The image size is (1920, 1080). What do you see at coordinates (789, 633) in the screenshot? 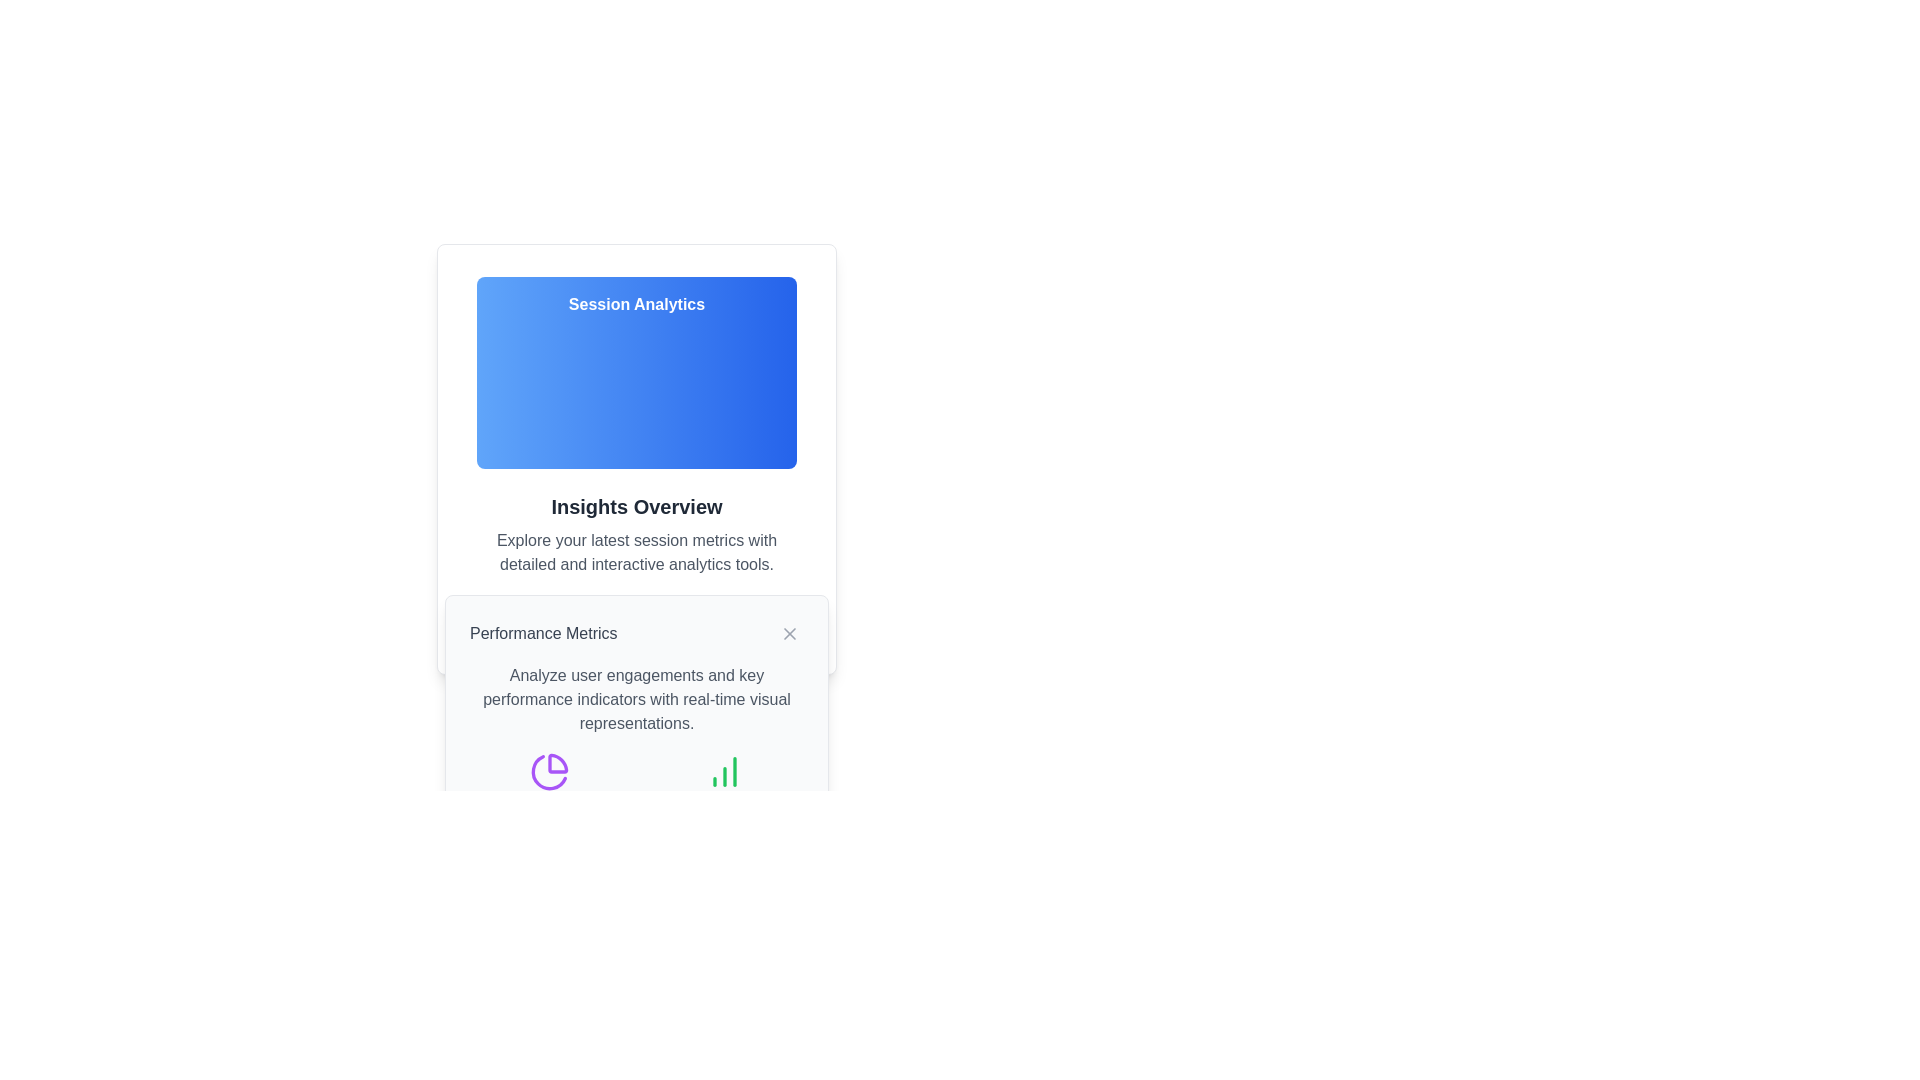
I see `the circular button with an 'X' icon inside, located near the top right of the 'Performance Metrics' section header, to observe any visual feedback` at bounding box center [789, 633].